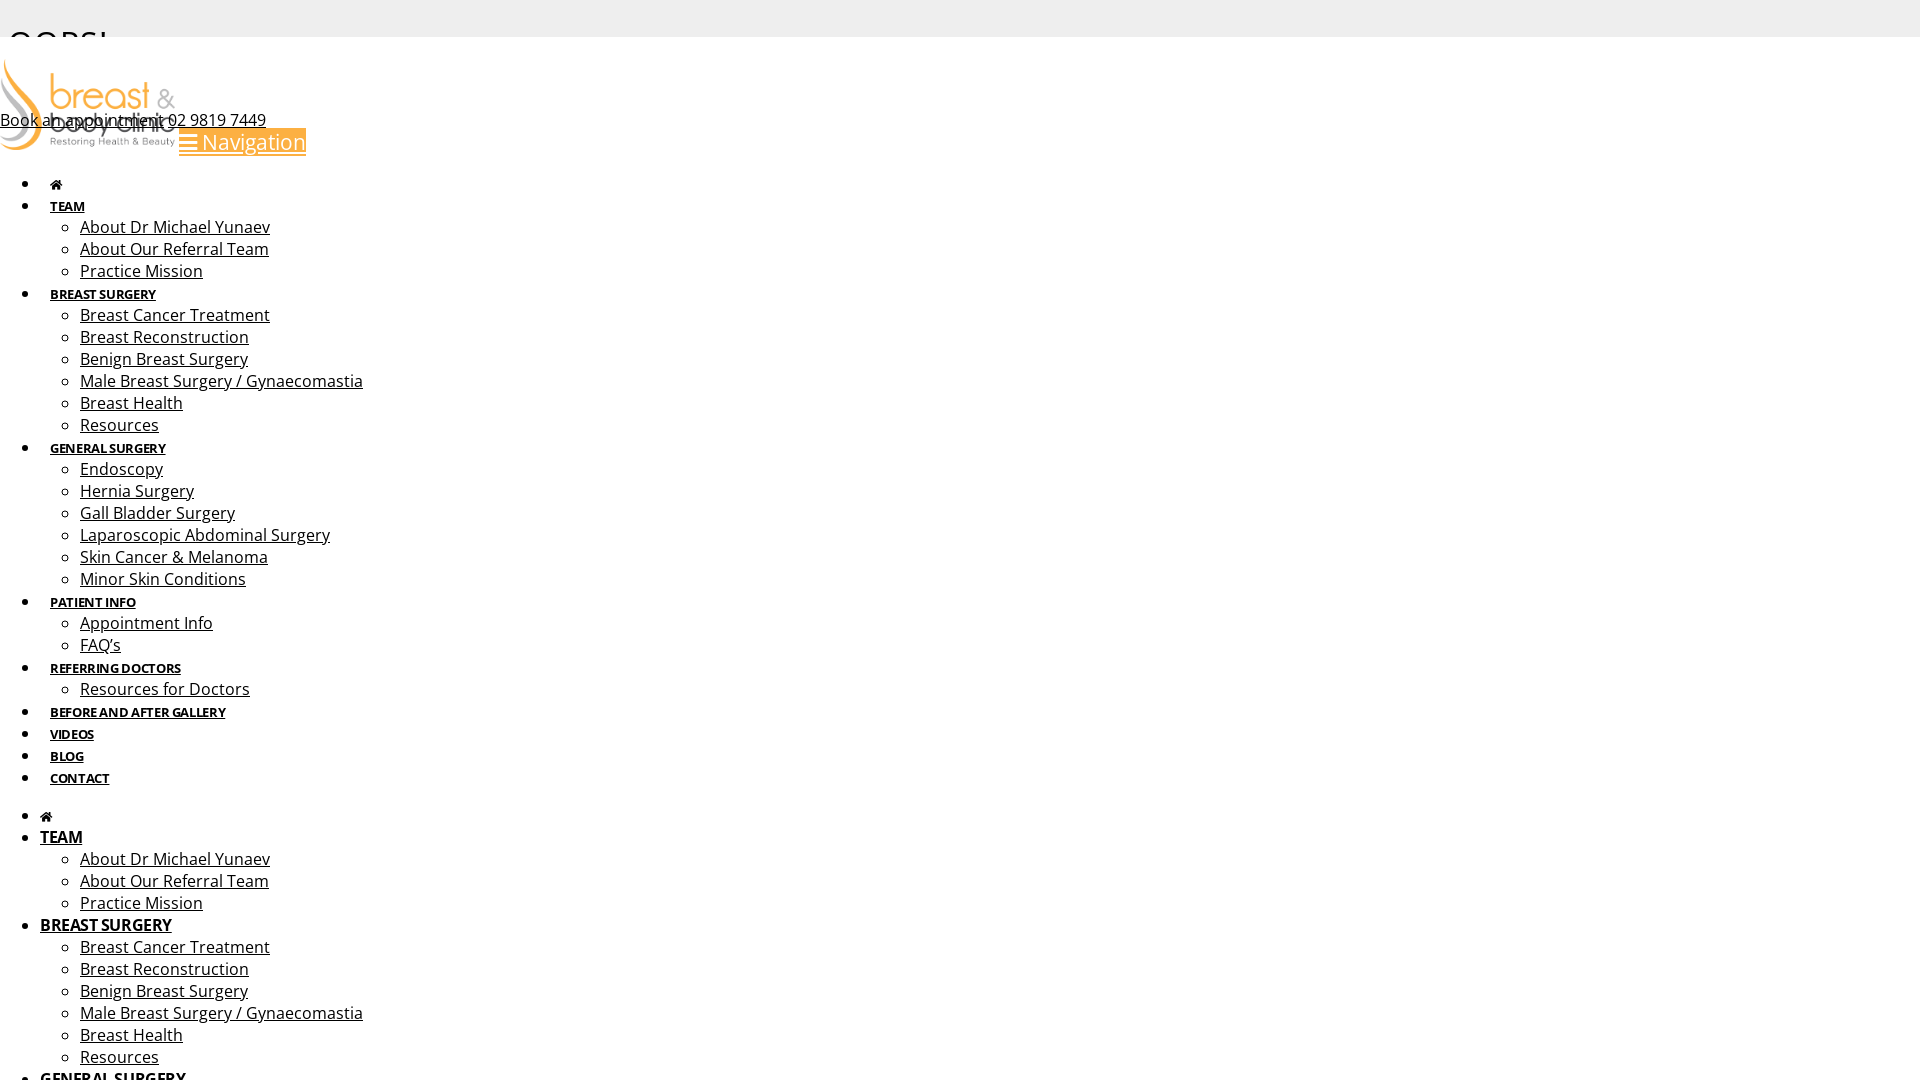  What do you see at coordinates (221, 381) in the screenshot?
I see `'Male Breast Surgery / Gynaecomastia'` at bounding box center [221, 381].